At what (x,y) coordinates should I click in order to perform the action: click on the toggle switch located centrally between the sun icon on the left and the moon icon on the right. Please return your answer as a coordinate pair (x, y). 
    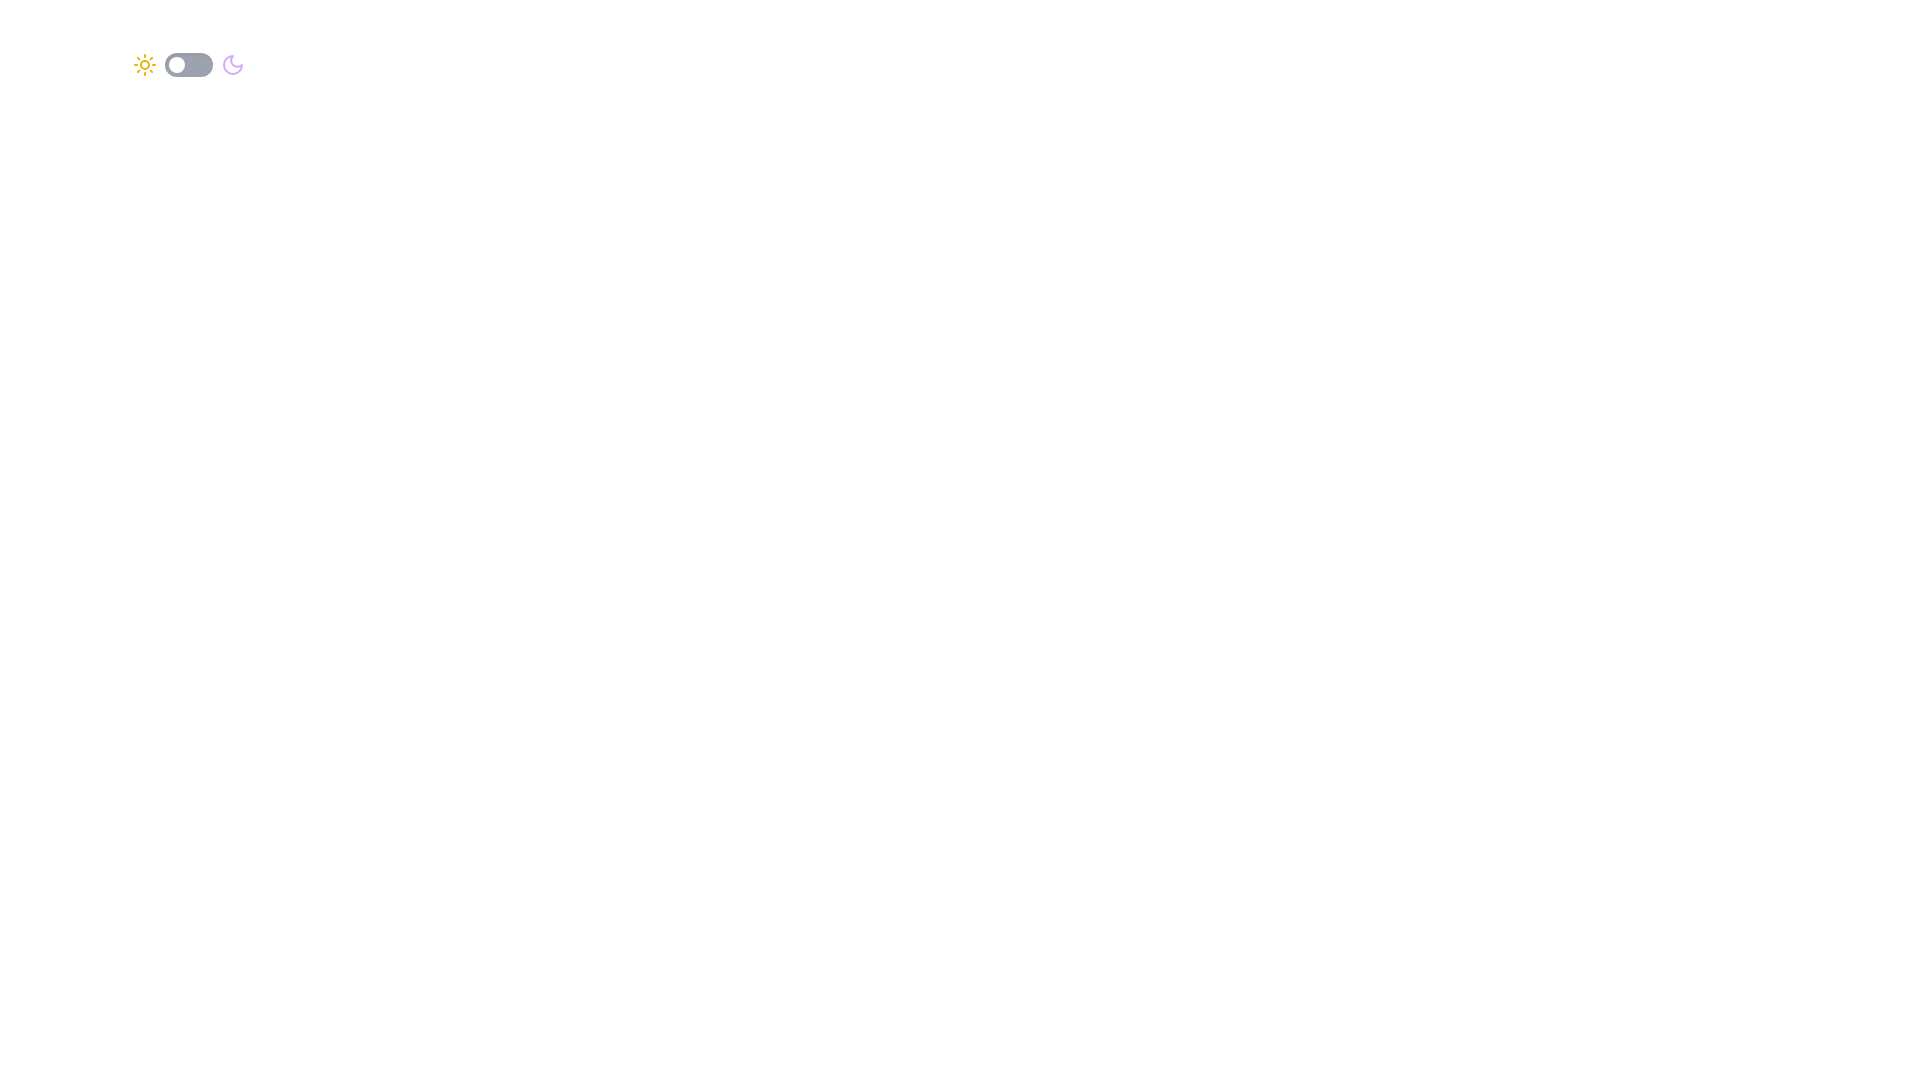
    Looking at the image, I should click on (188, 64).